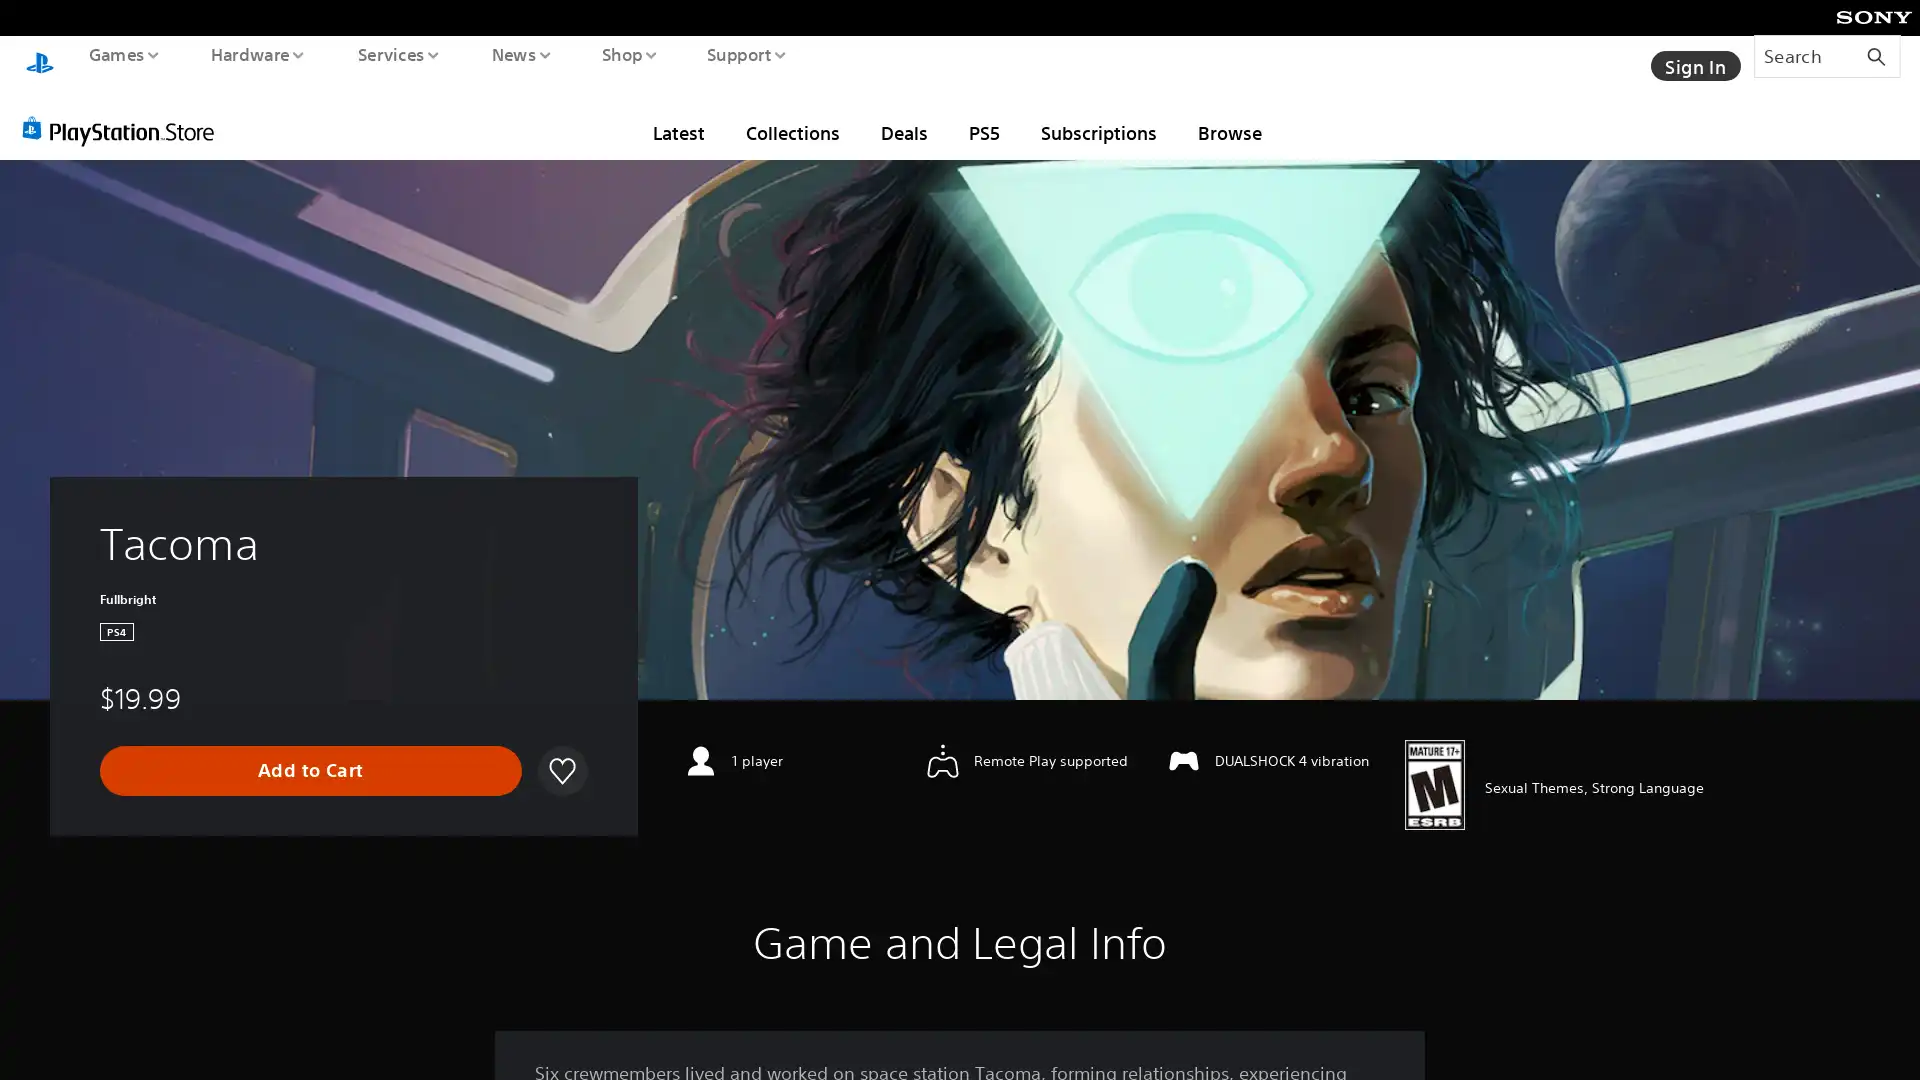  I want to click on Sign In, so click(1693, 55).